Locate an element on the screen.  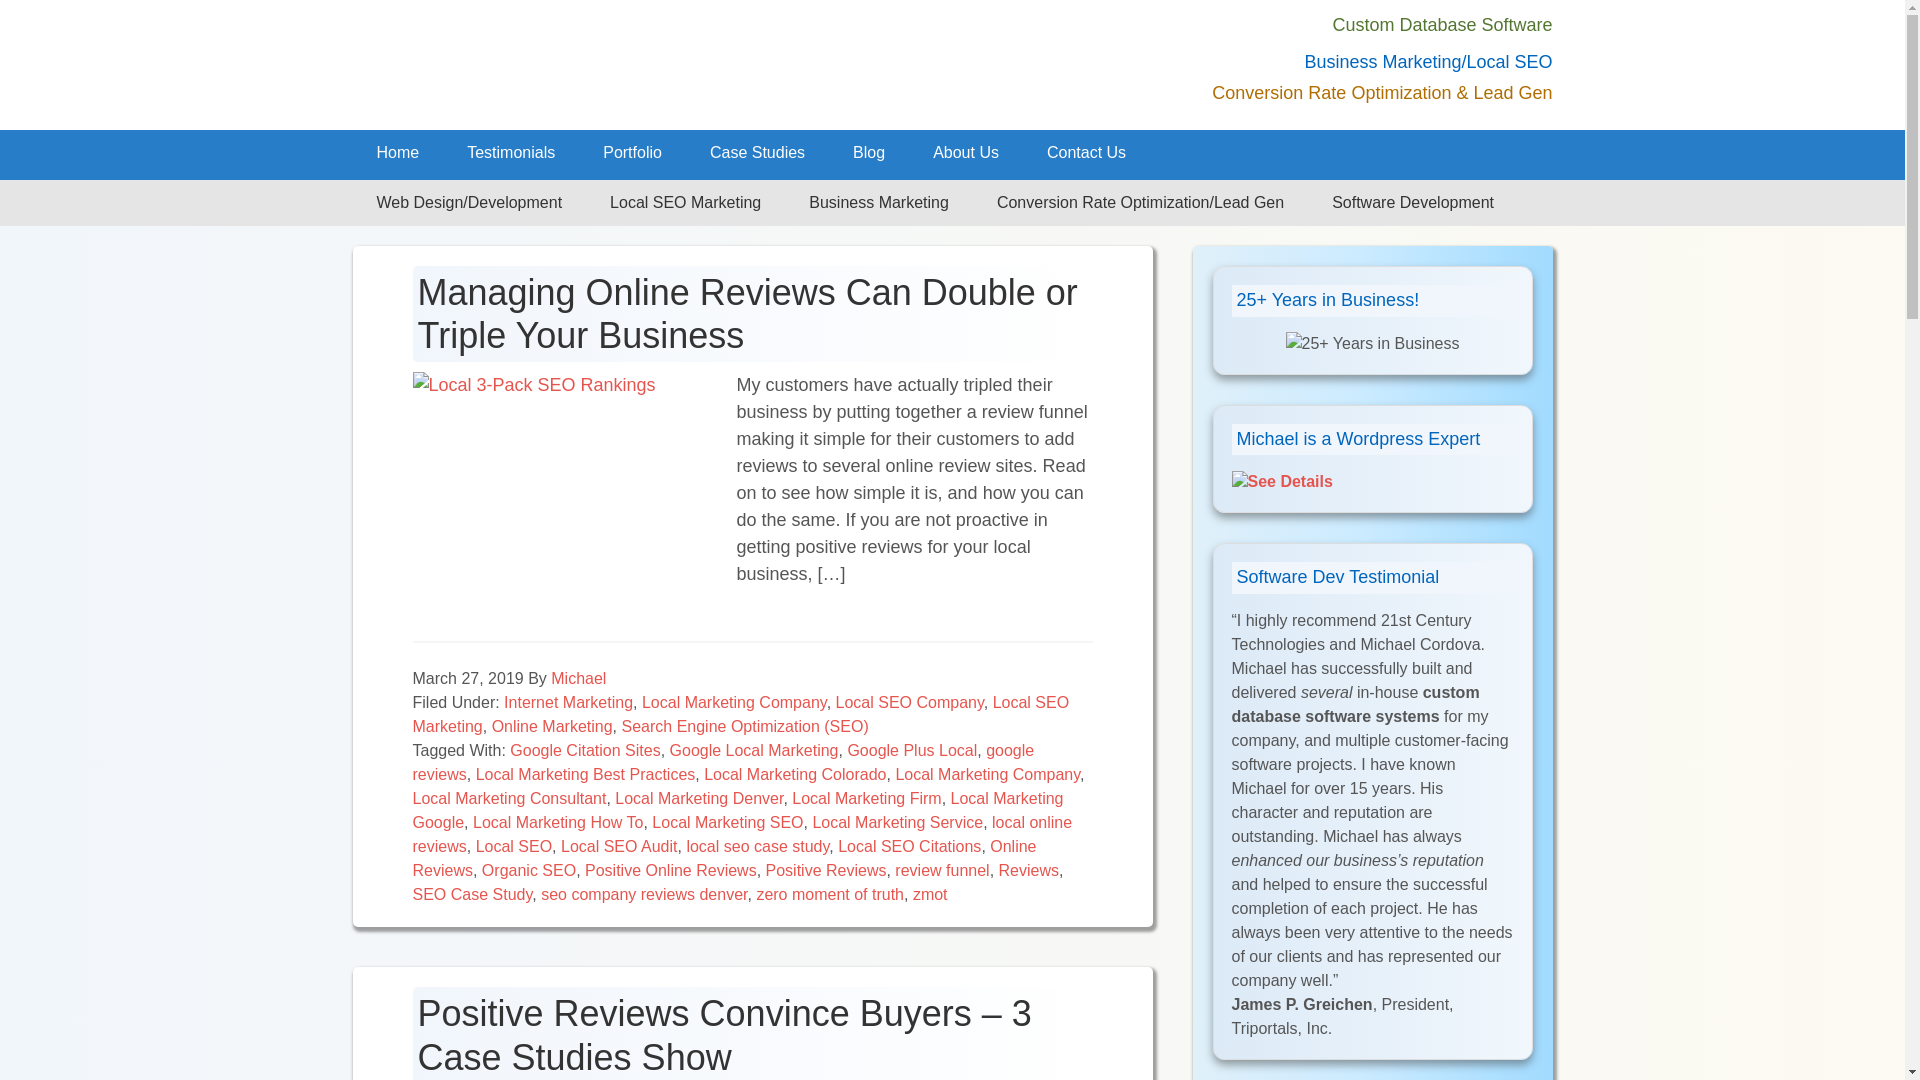
'Reviews' is located at coordinates (998, 869).